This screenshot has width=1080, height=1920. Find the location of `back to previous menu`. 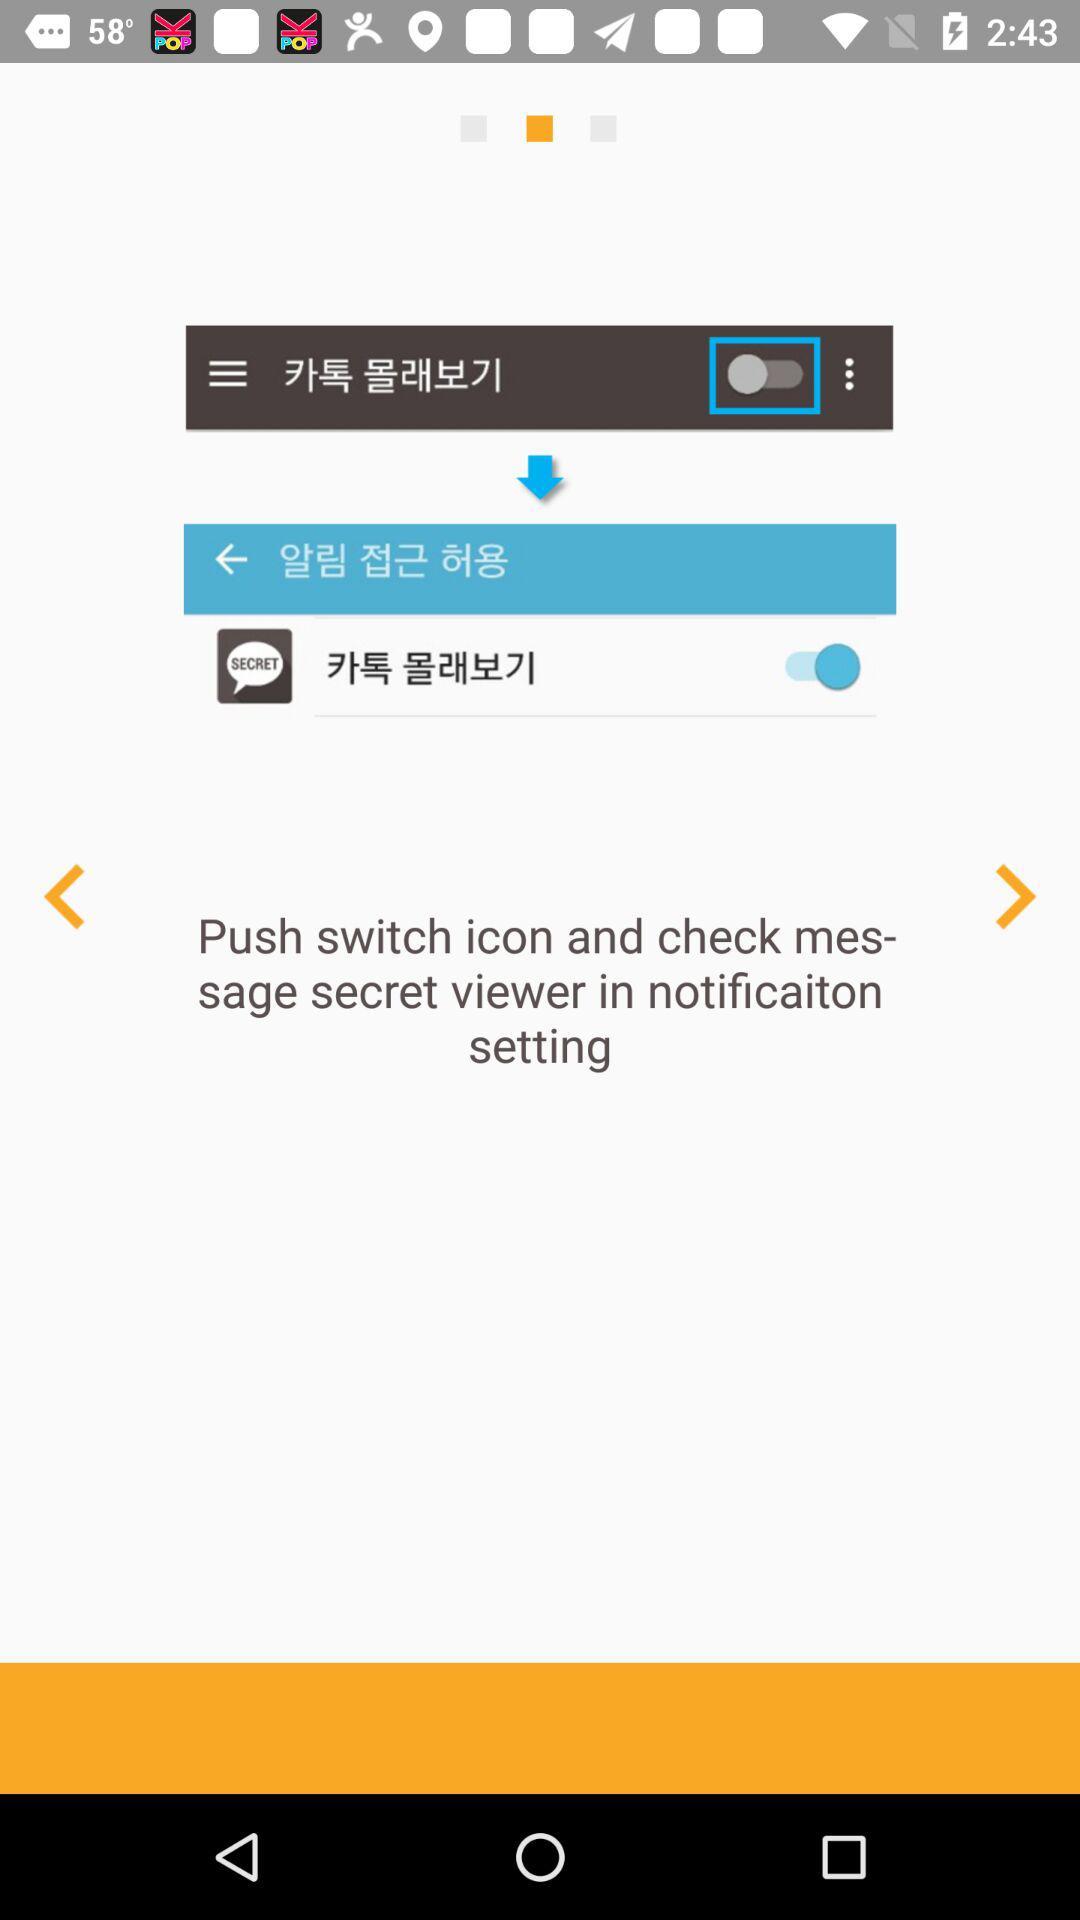

back to previous menu is located at coordinates (64, 895).